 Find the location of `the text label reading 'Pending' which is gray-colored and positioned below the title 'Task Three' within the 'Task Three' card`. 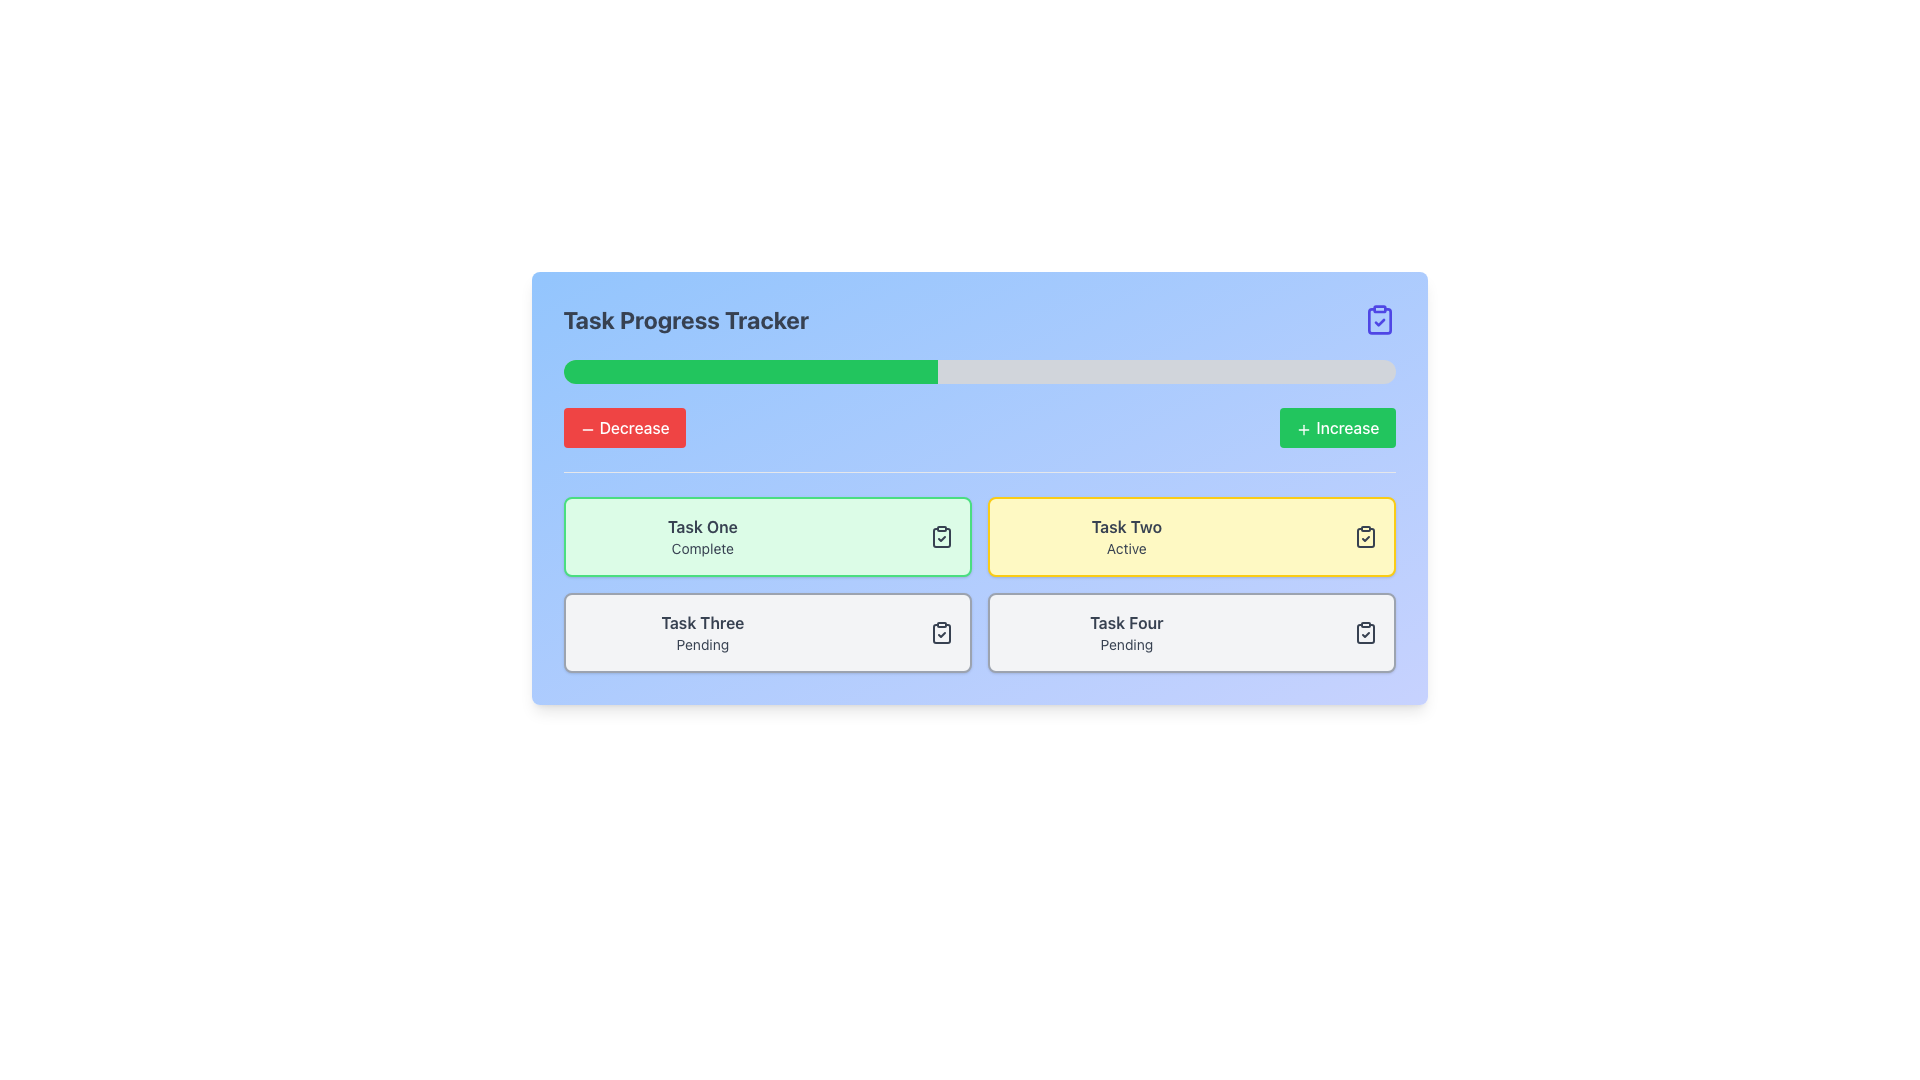

the text label reading 'Pending' which is gray-colored and positioned below the title 'Task Three' within the 'Task Three' card is located at coordinates (702, 644).